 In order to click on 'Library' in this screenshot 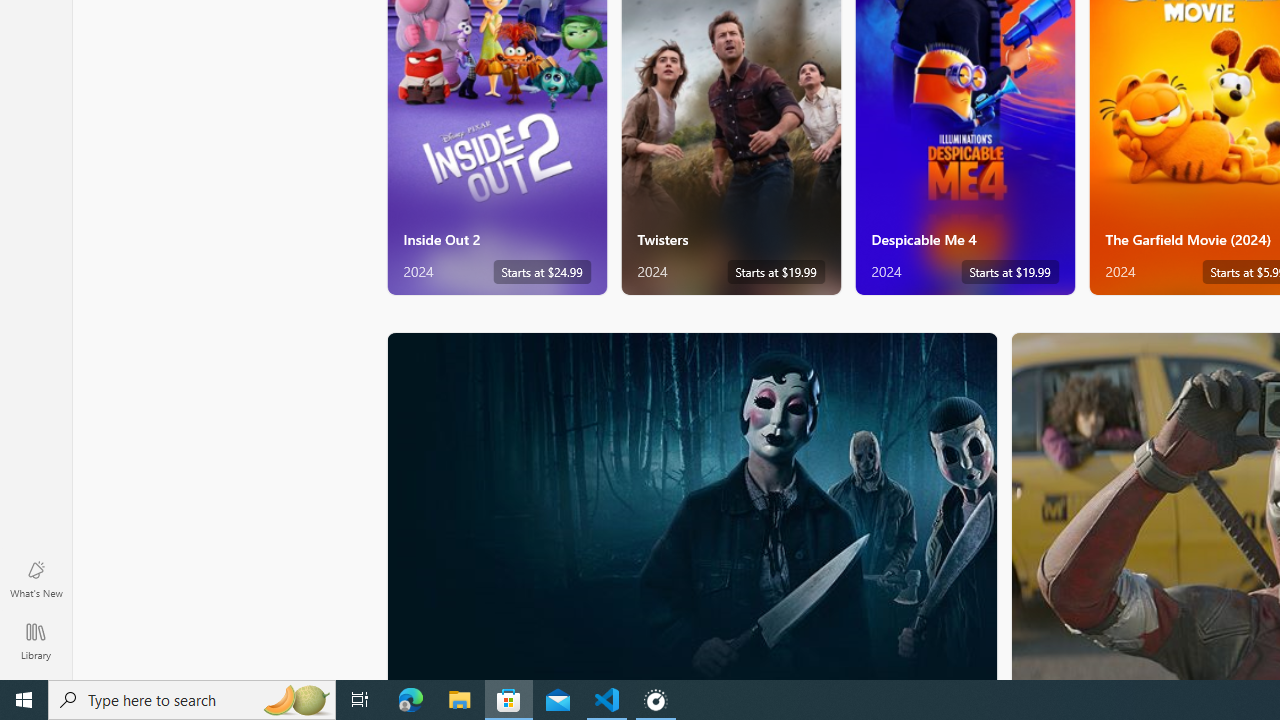, I will do `click(35, 640)`.